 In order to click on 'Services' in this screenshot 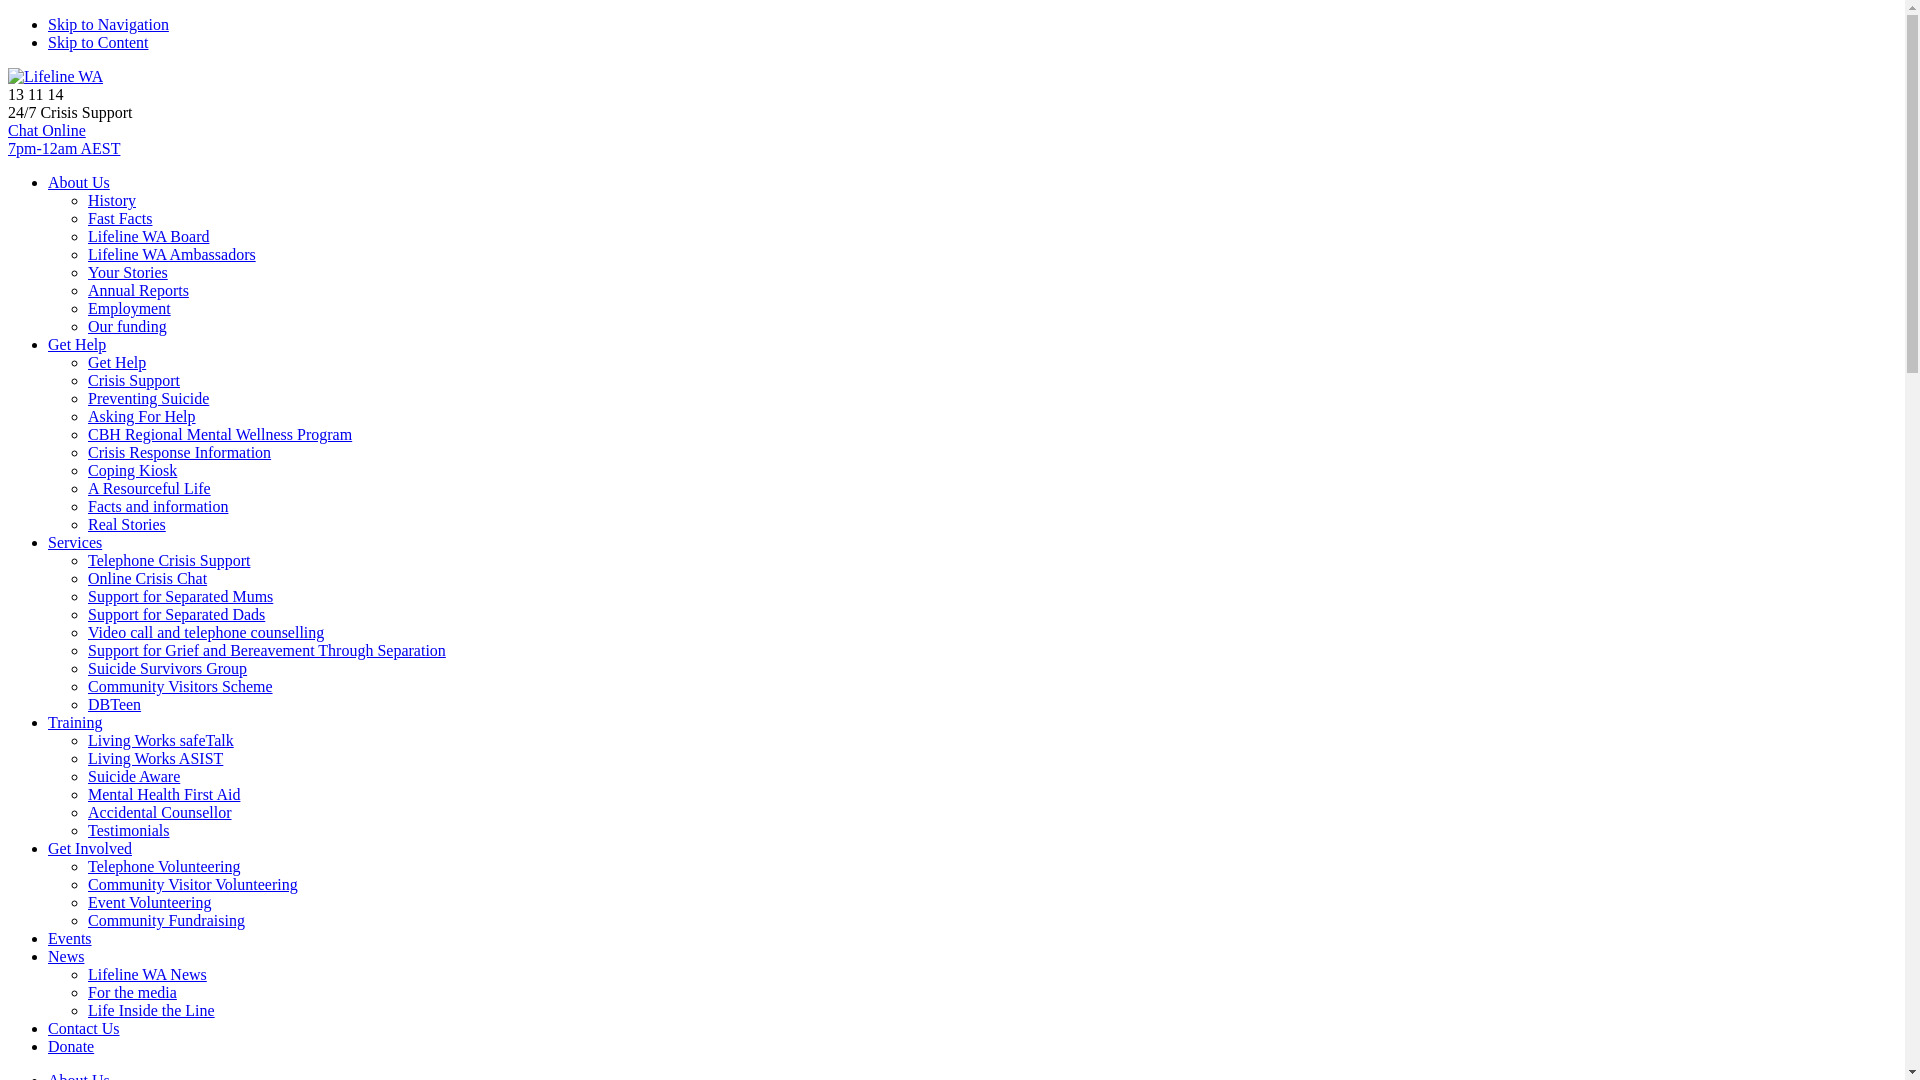, I will do `click(75, 542)`.